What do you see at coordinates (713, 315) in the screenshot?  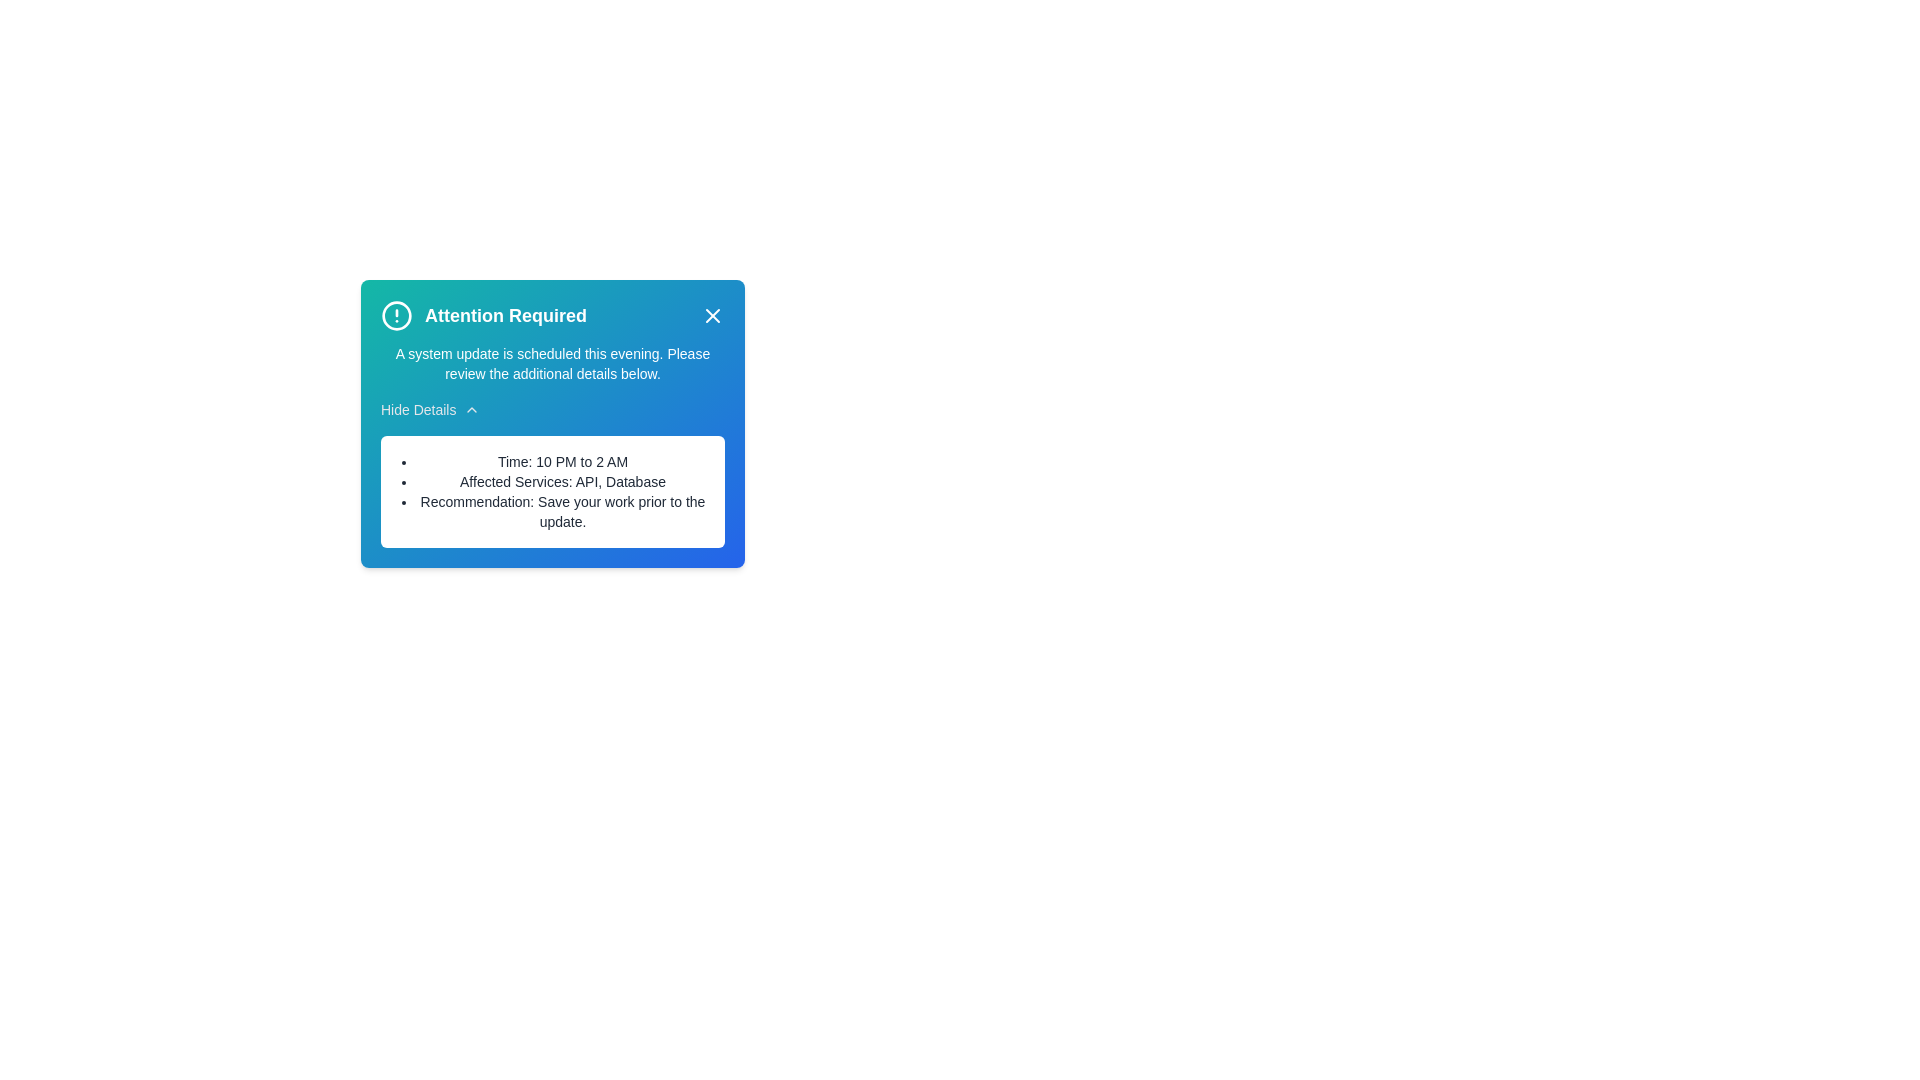 I see `the close button to close the alert` at bounding box center [713, 315].